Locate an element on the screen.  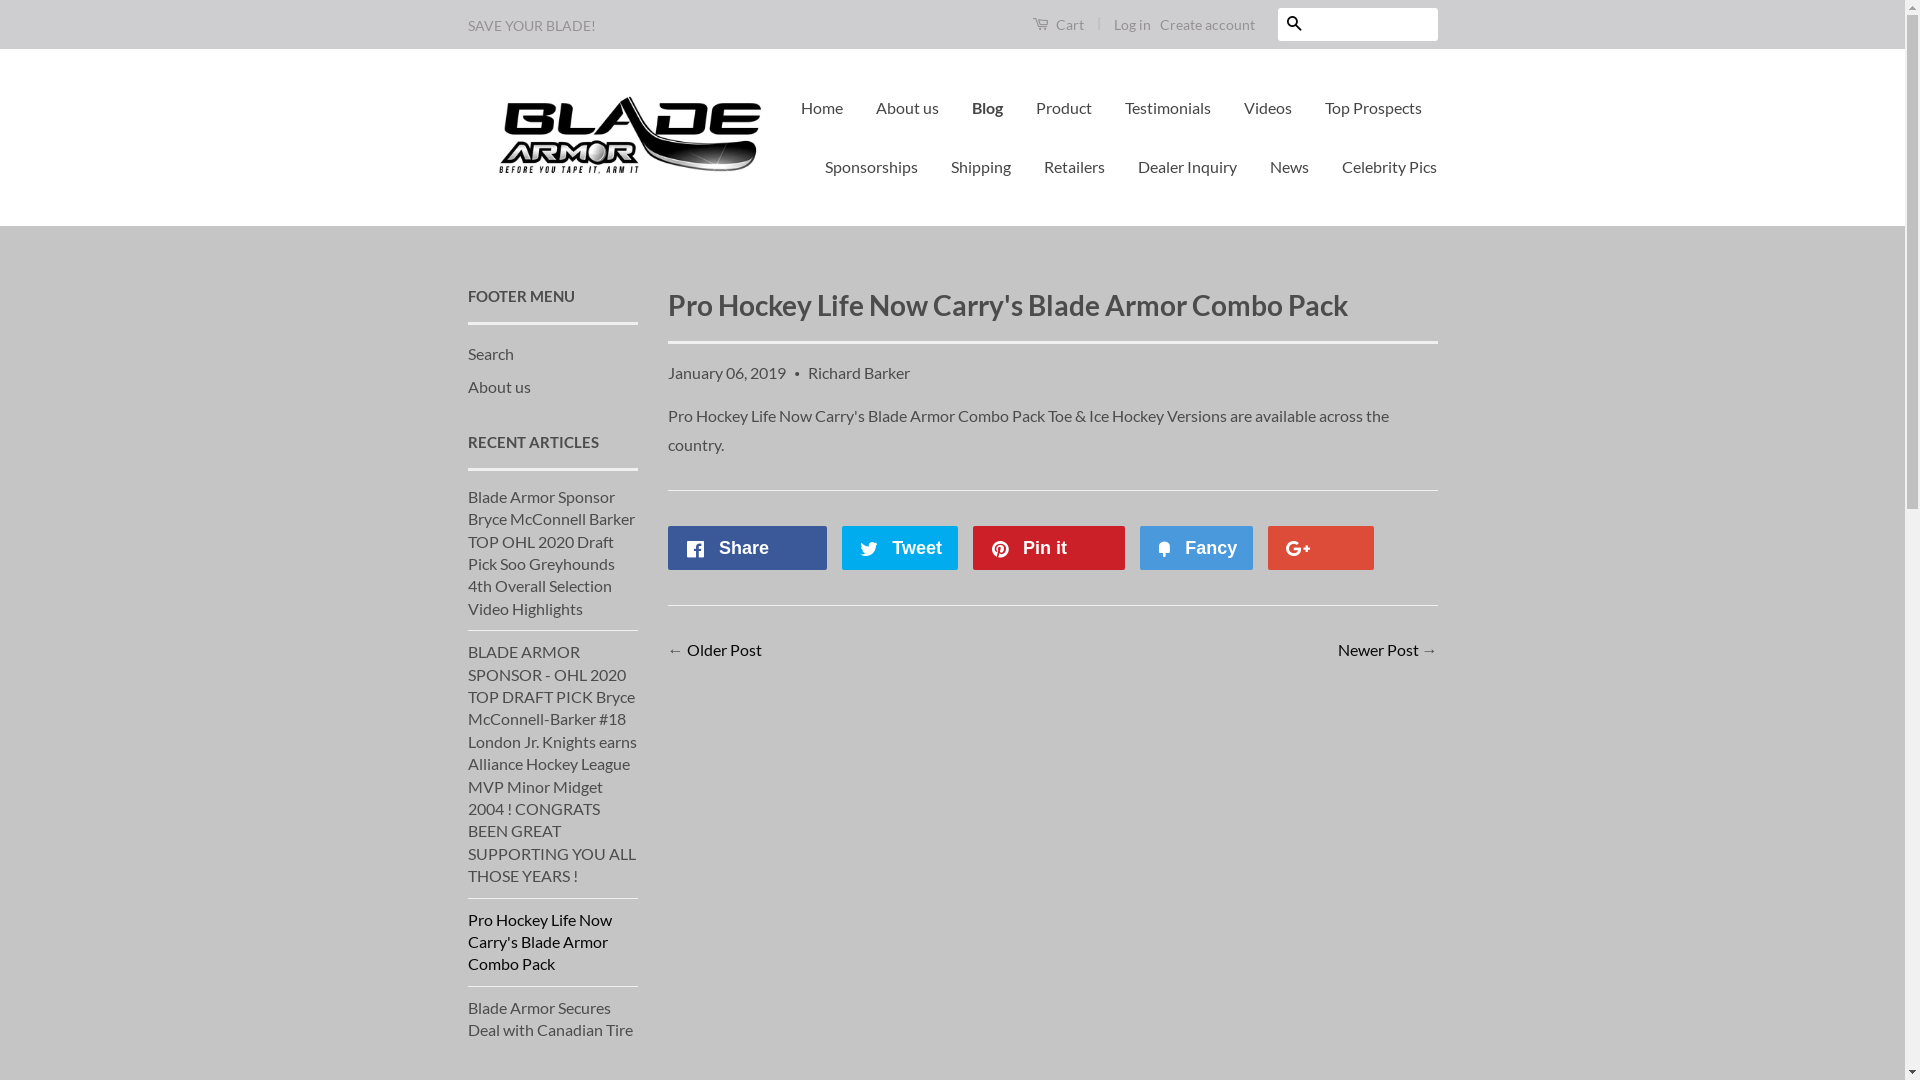
'News' is located at coordinates (1253, 166).